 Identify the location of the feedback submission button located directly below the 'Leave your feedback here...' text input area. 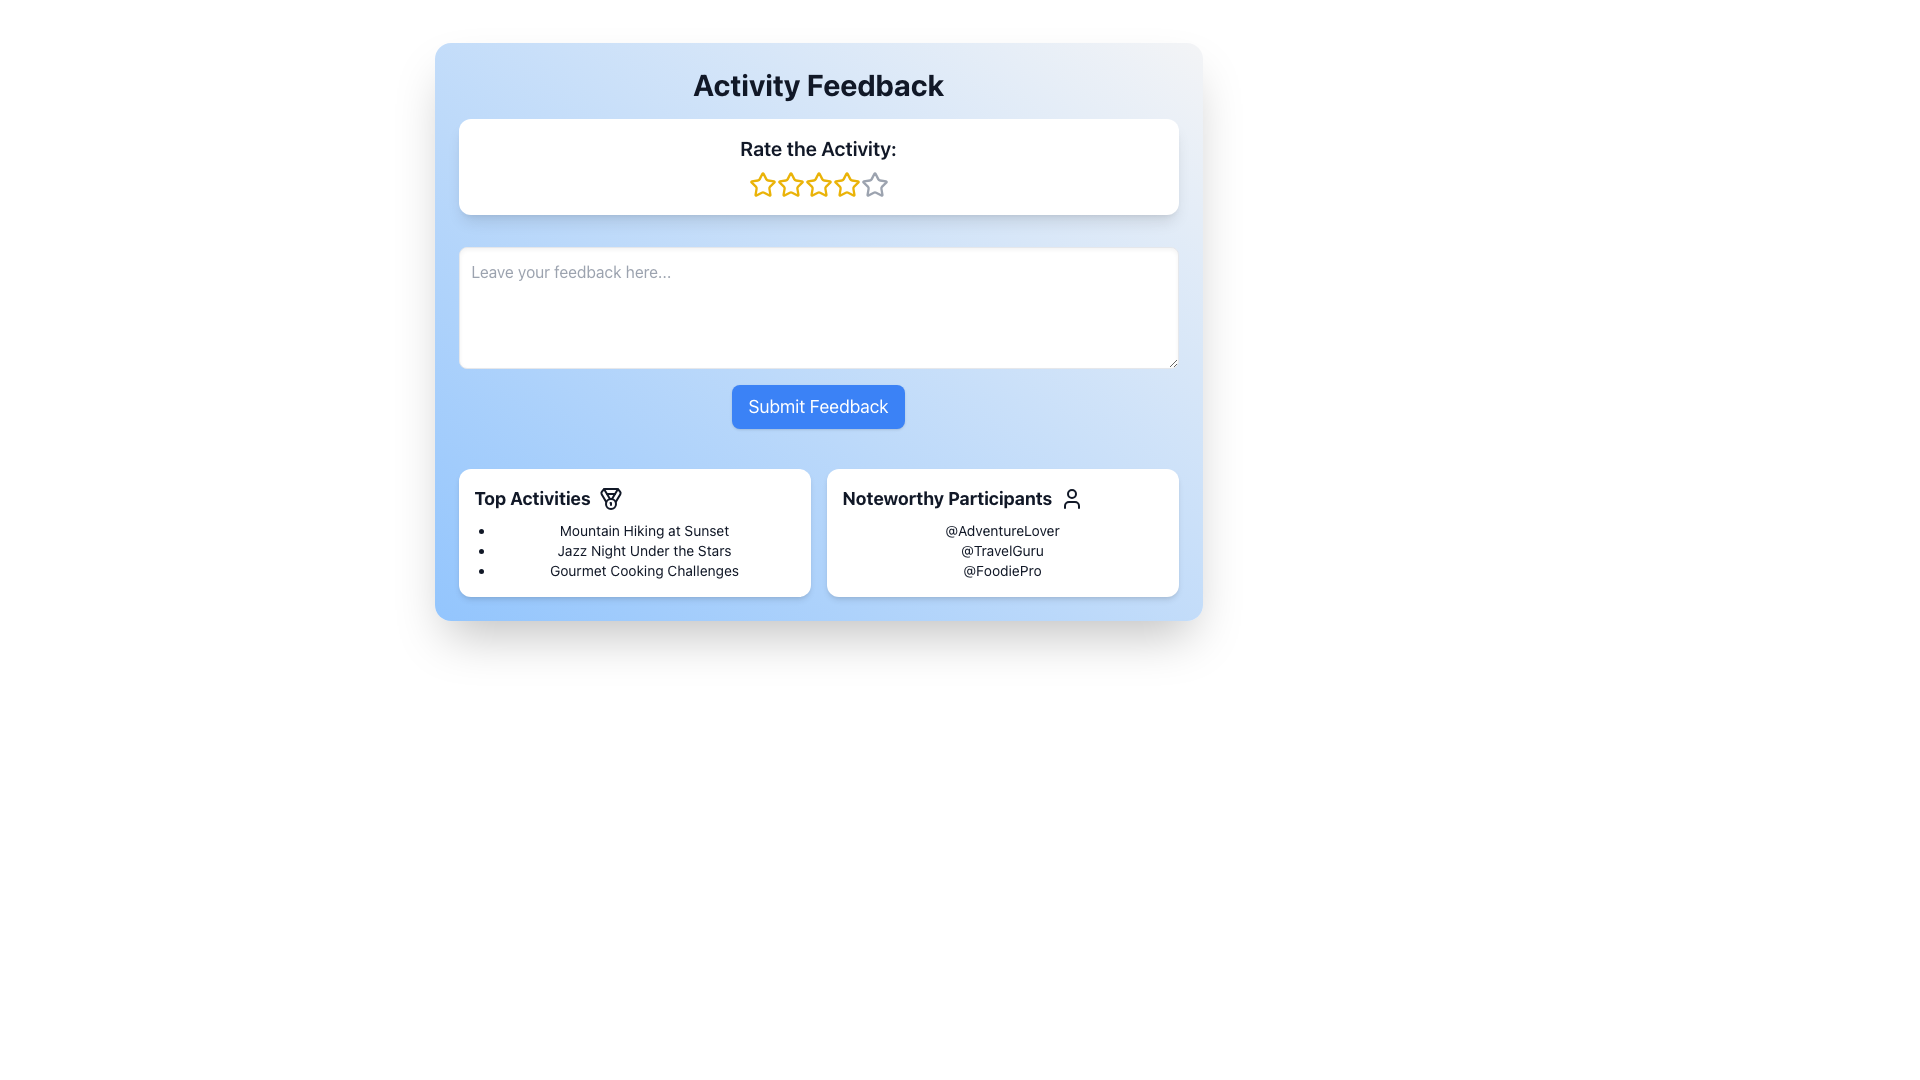
(818, 406).